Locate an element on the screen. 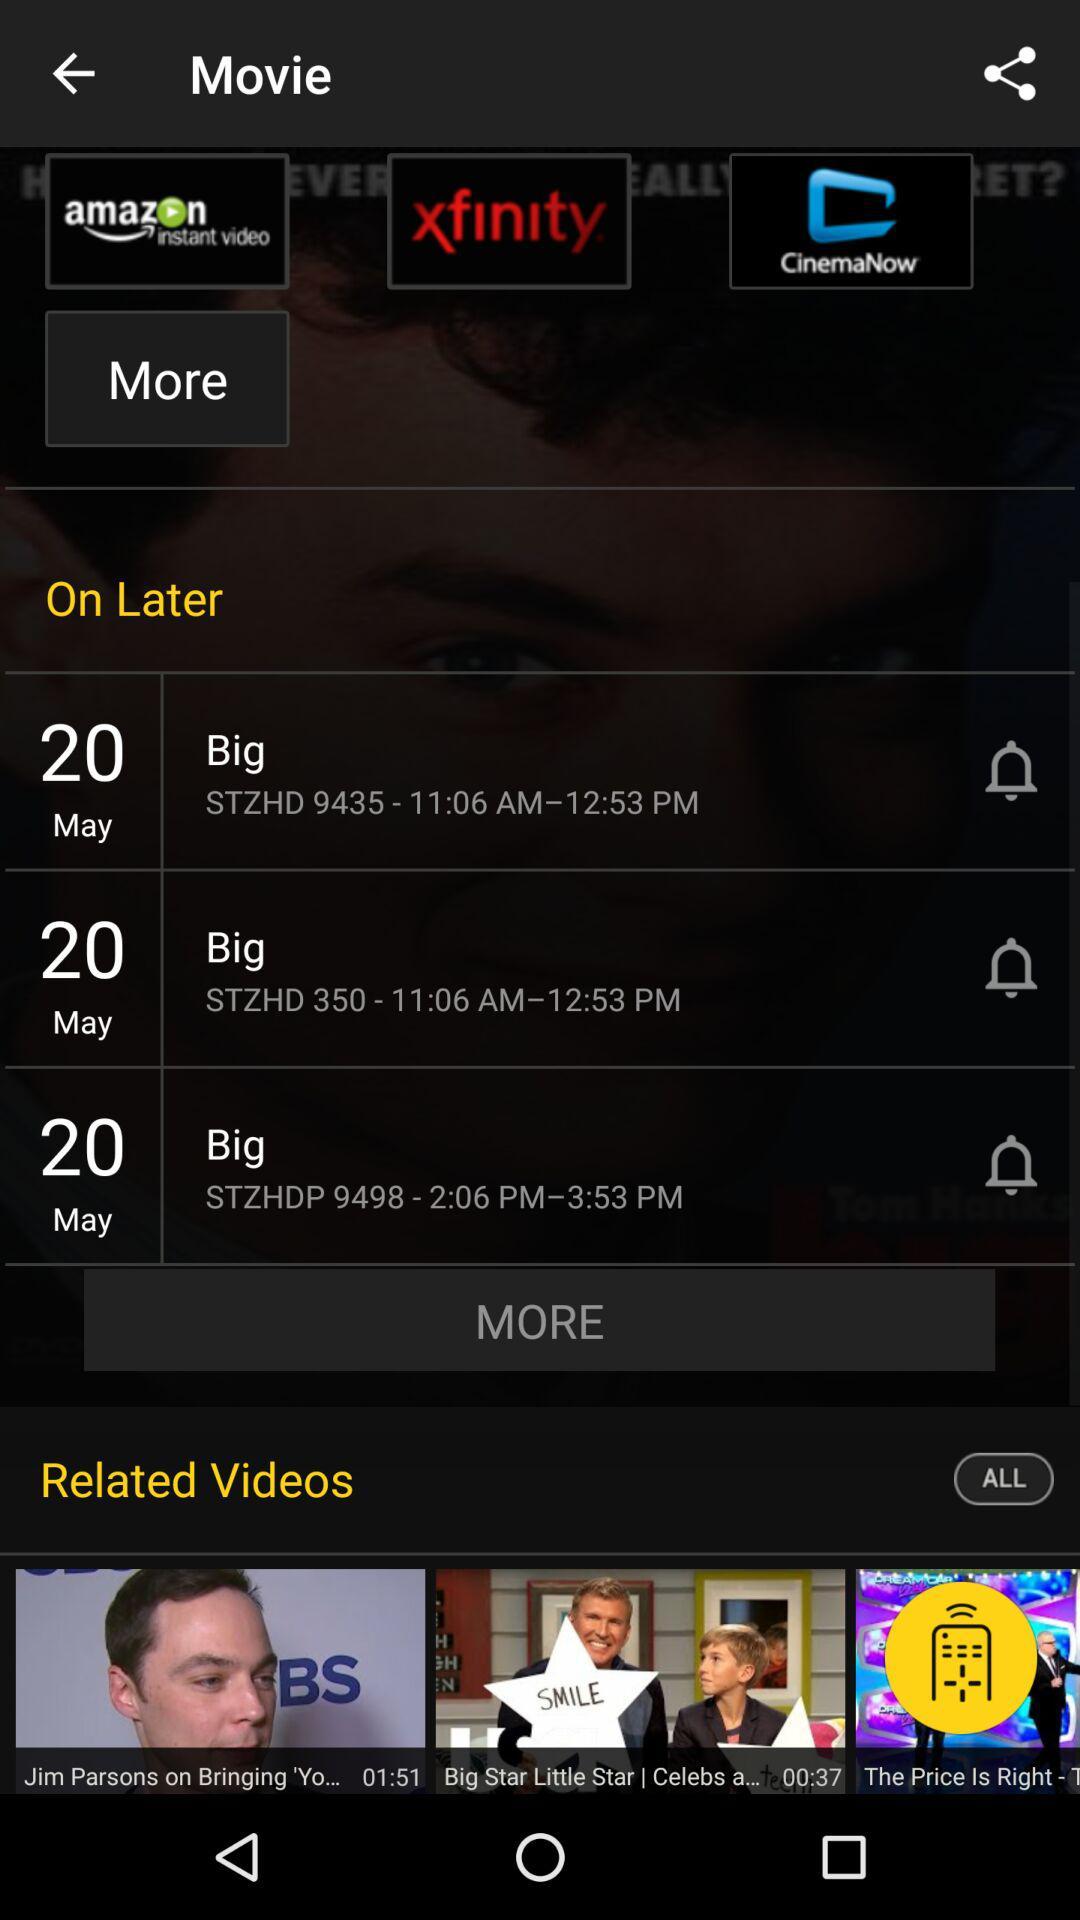  the item to the left of movie icon is located at coordinates (72, 73).